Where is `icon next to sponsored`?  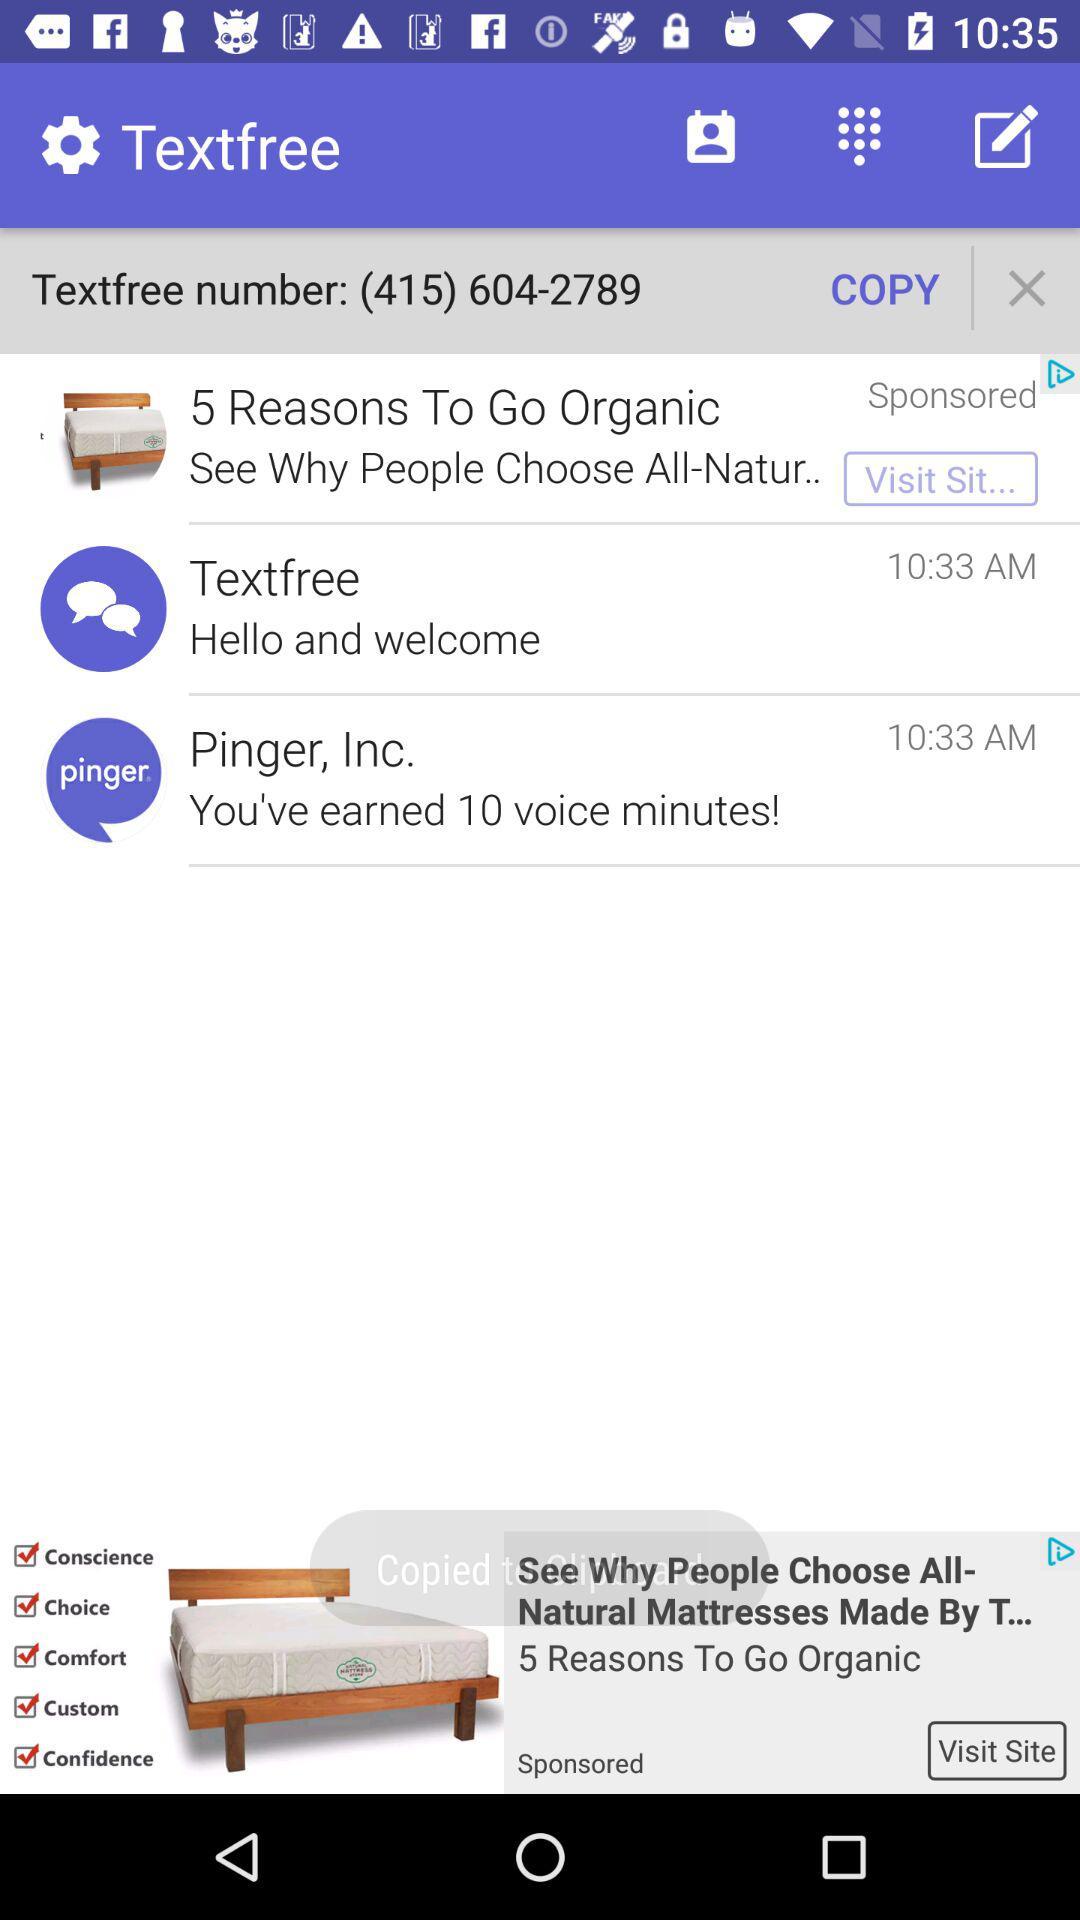 icon next to sponsored is located at coordinates (1059, 374).